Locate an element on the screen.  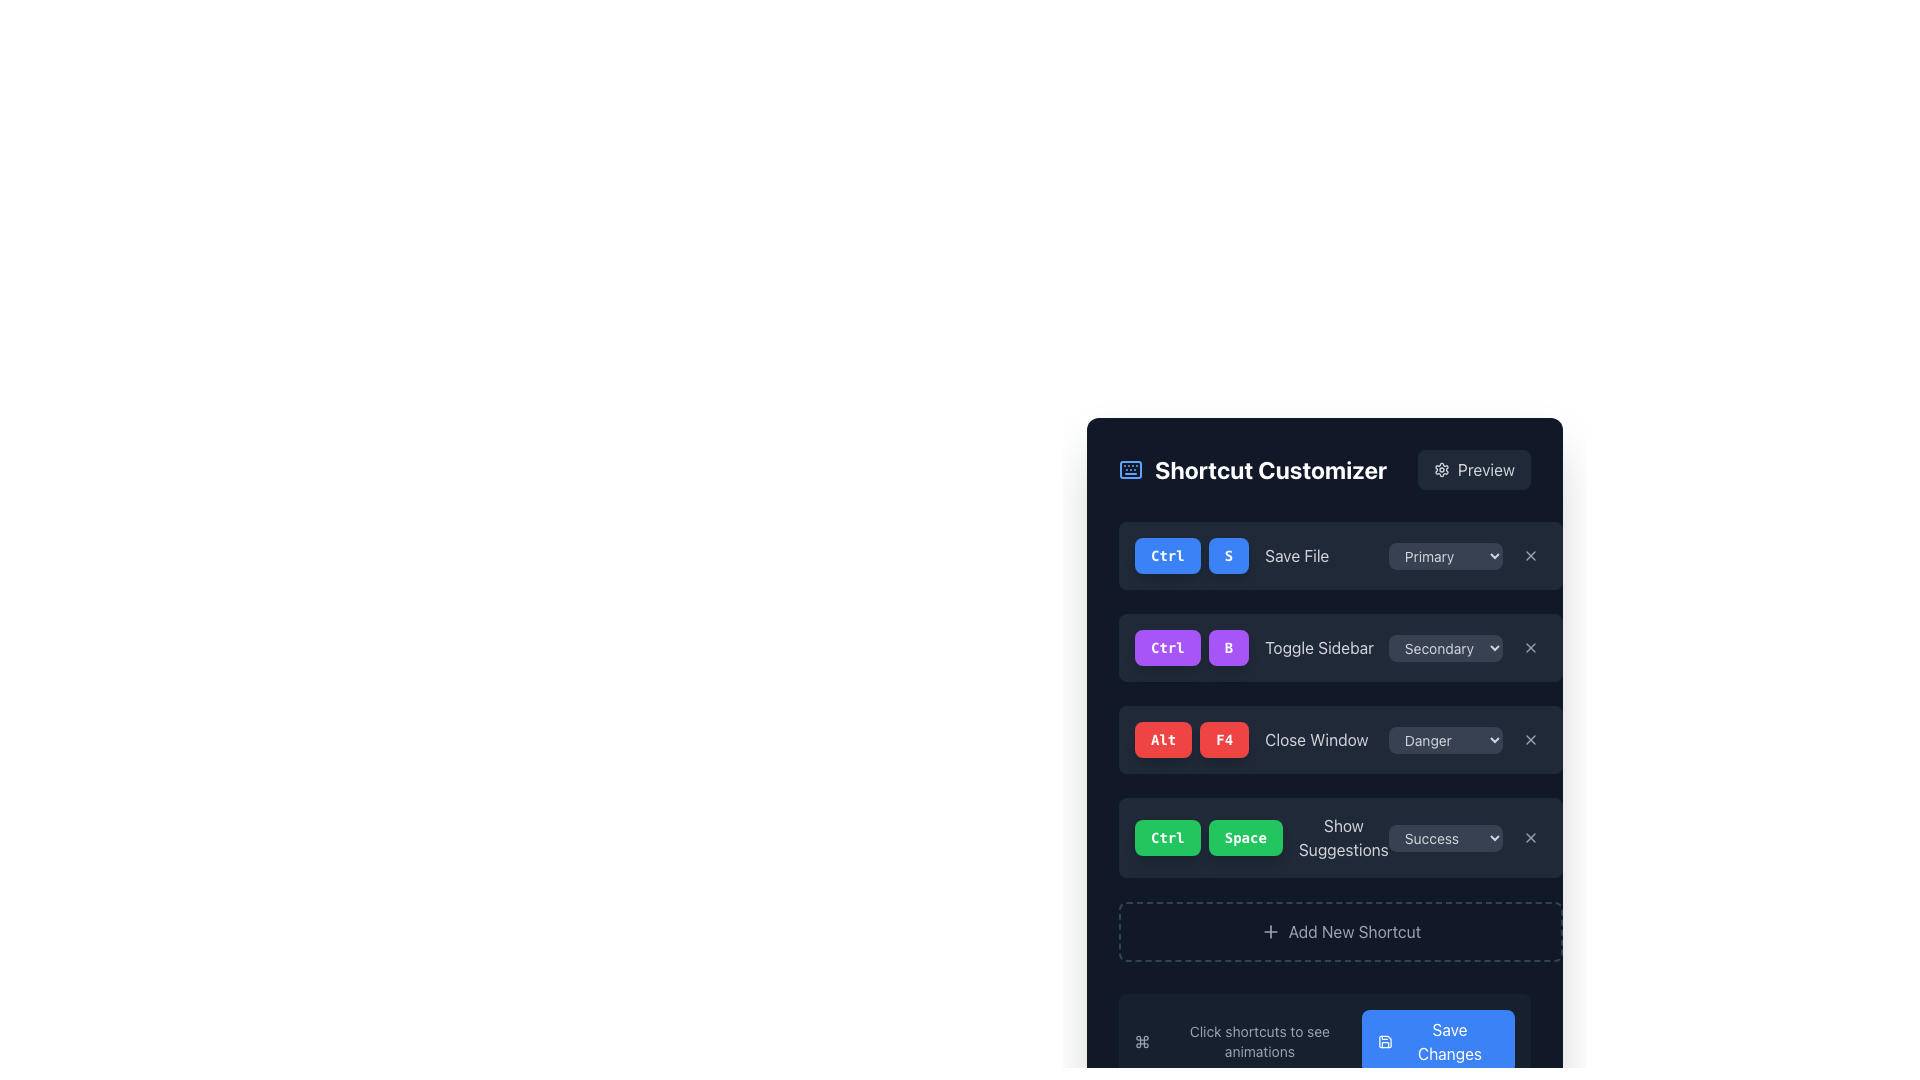
the text label displaying the message 'Click shortcuts is located at coordinates (1258, 1040).